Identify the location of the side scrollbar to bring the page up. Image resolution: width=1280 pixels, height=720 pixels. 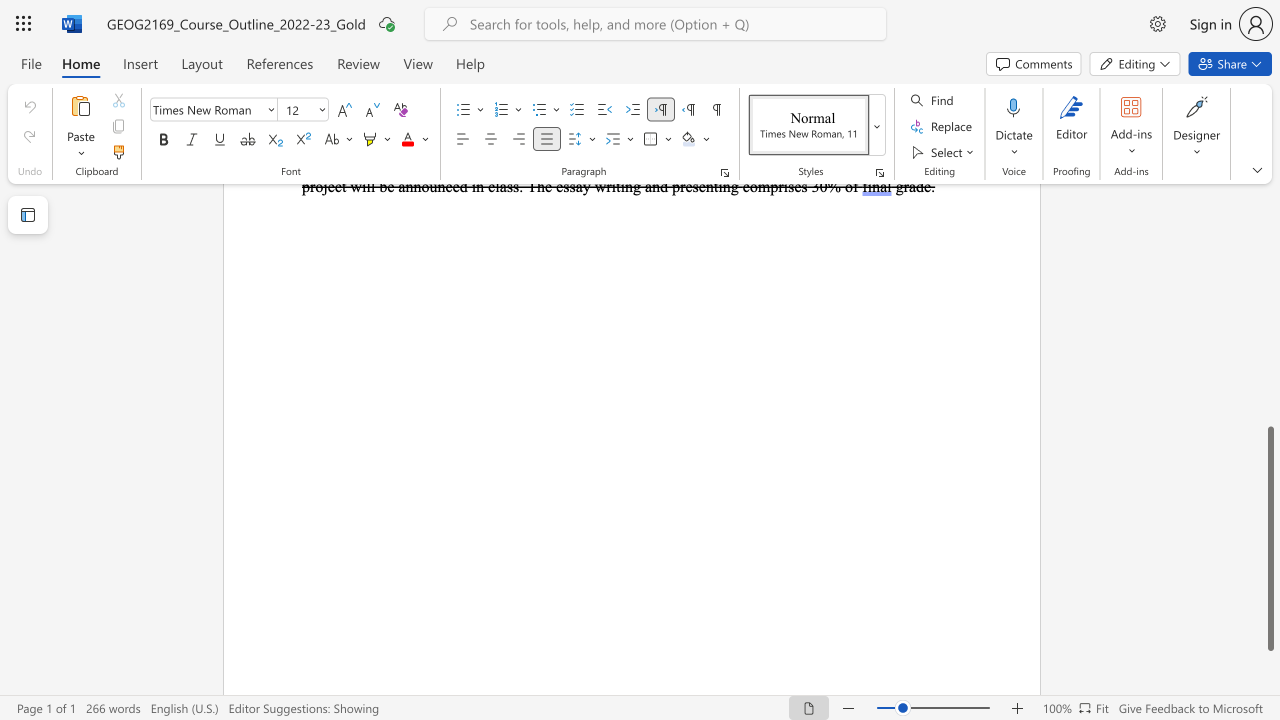
(1269, 280).